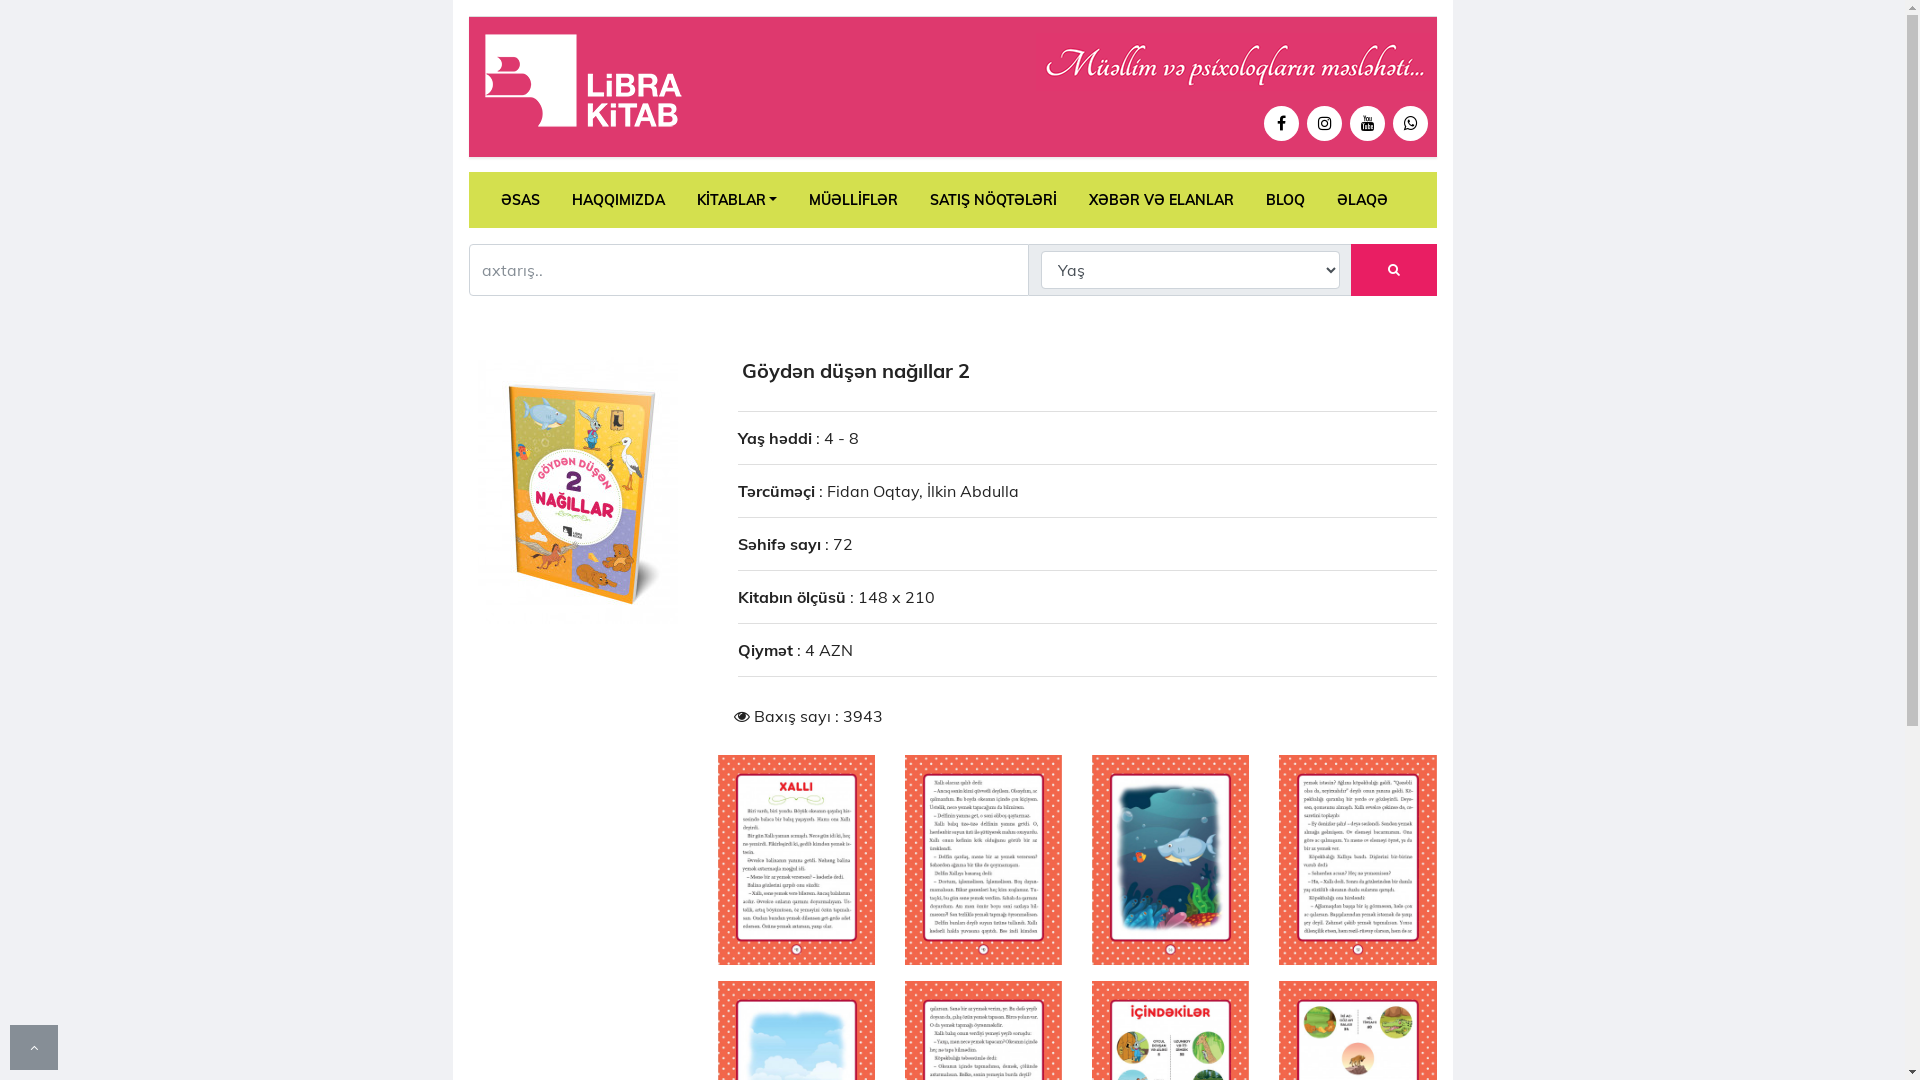 This screenshot has width=1920, height=1080. What do you see at coordinates (556, 200) in the screenshot?
I see `'HAQQIMIZDA'` at bounding box center [556, 200].